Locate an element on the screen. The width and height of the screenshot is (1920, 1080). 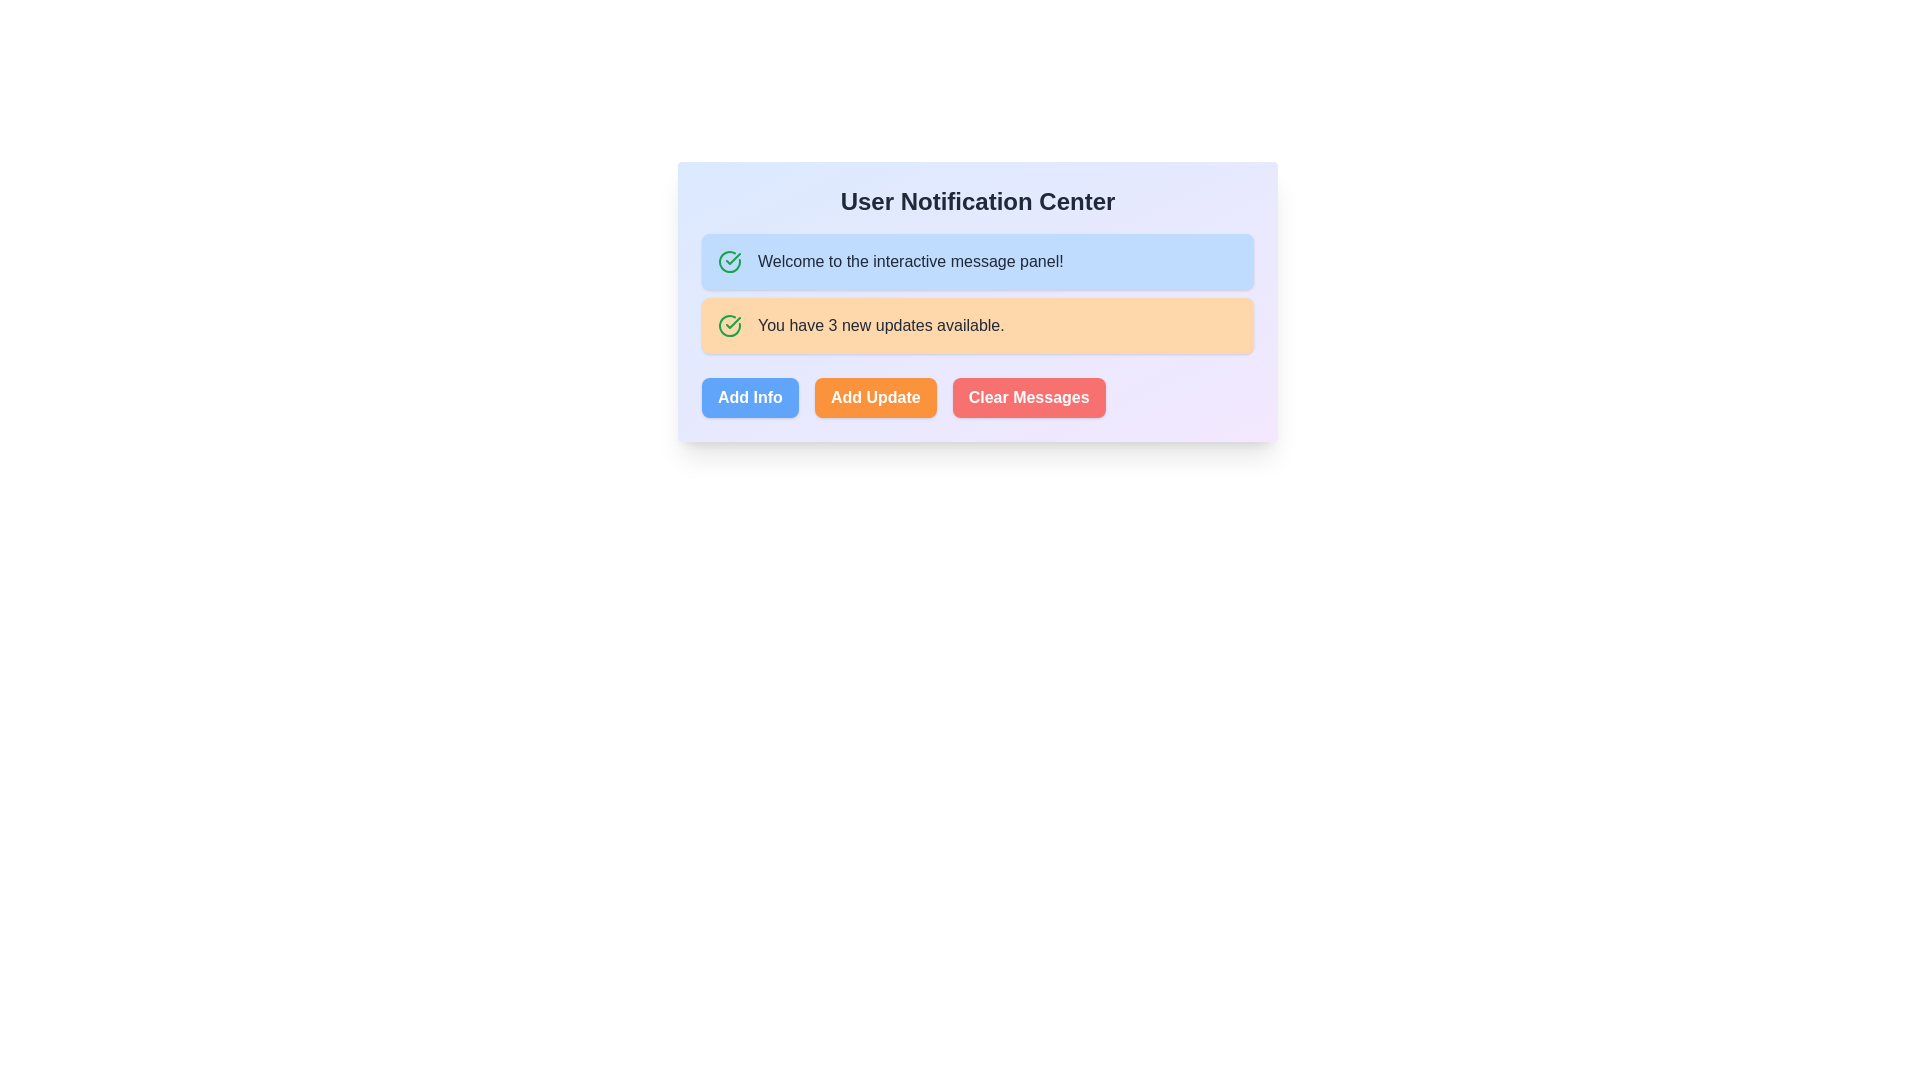
the green checkmark icon located in the upper-left section of the notification panel with an orange background, indicating that there are 3 new updates available is located at coordinates (728, 325).